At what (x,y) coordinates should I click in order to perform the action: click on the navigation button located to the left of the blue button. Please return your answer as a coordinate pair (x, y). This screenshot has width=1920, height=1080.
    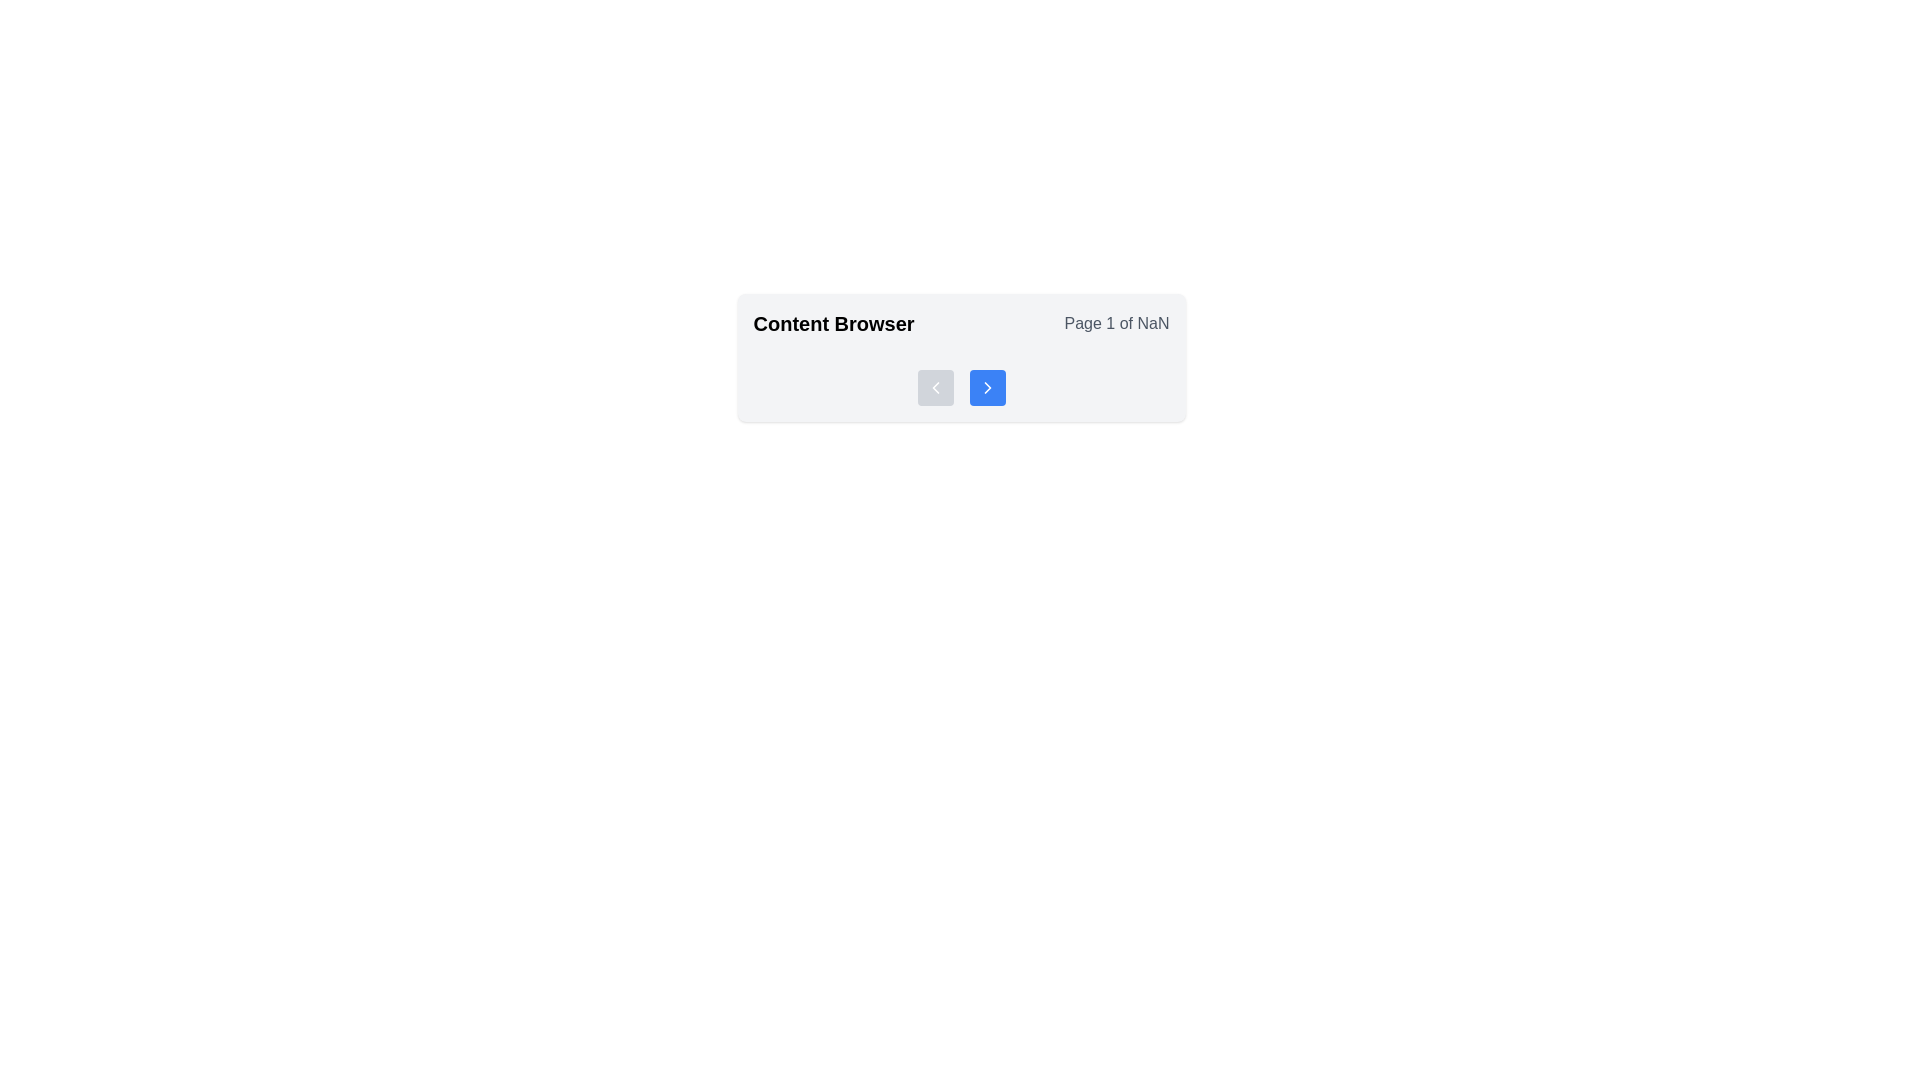
    Looking at the image, I should click on (934, 388).